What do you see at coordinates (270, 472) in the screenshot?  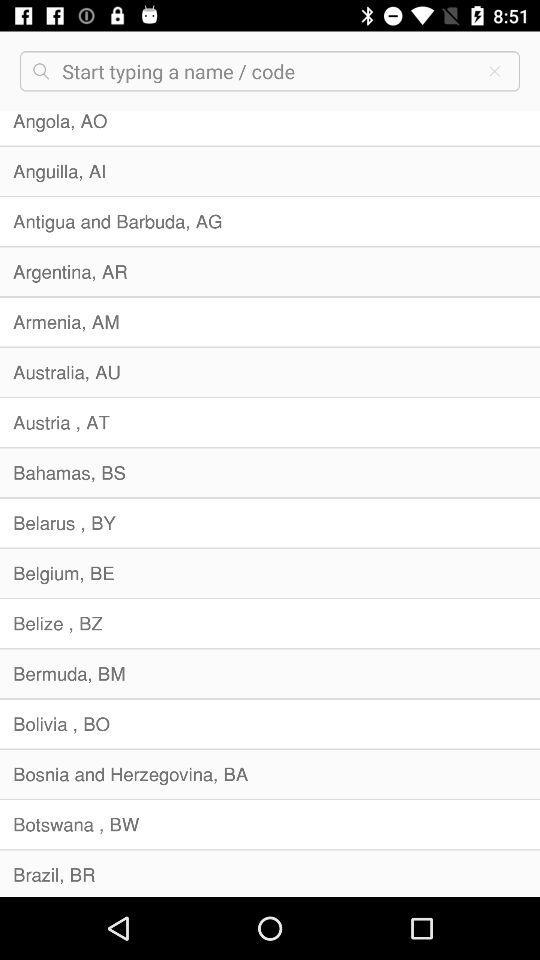 I see `item above belarus , by icon` at bounding box center [270, 472].